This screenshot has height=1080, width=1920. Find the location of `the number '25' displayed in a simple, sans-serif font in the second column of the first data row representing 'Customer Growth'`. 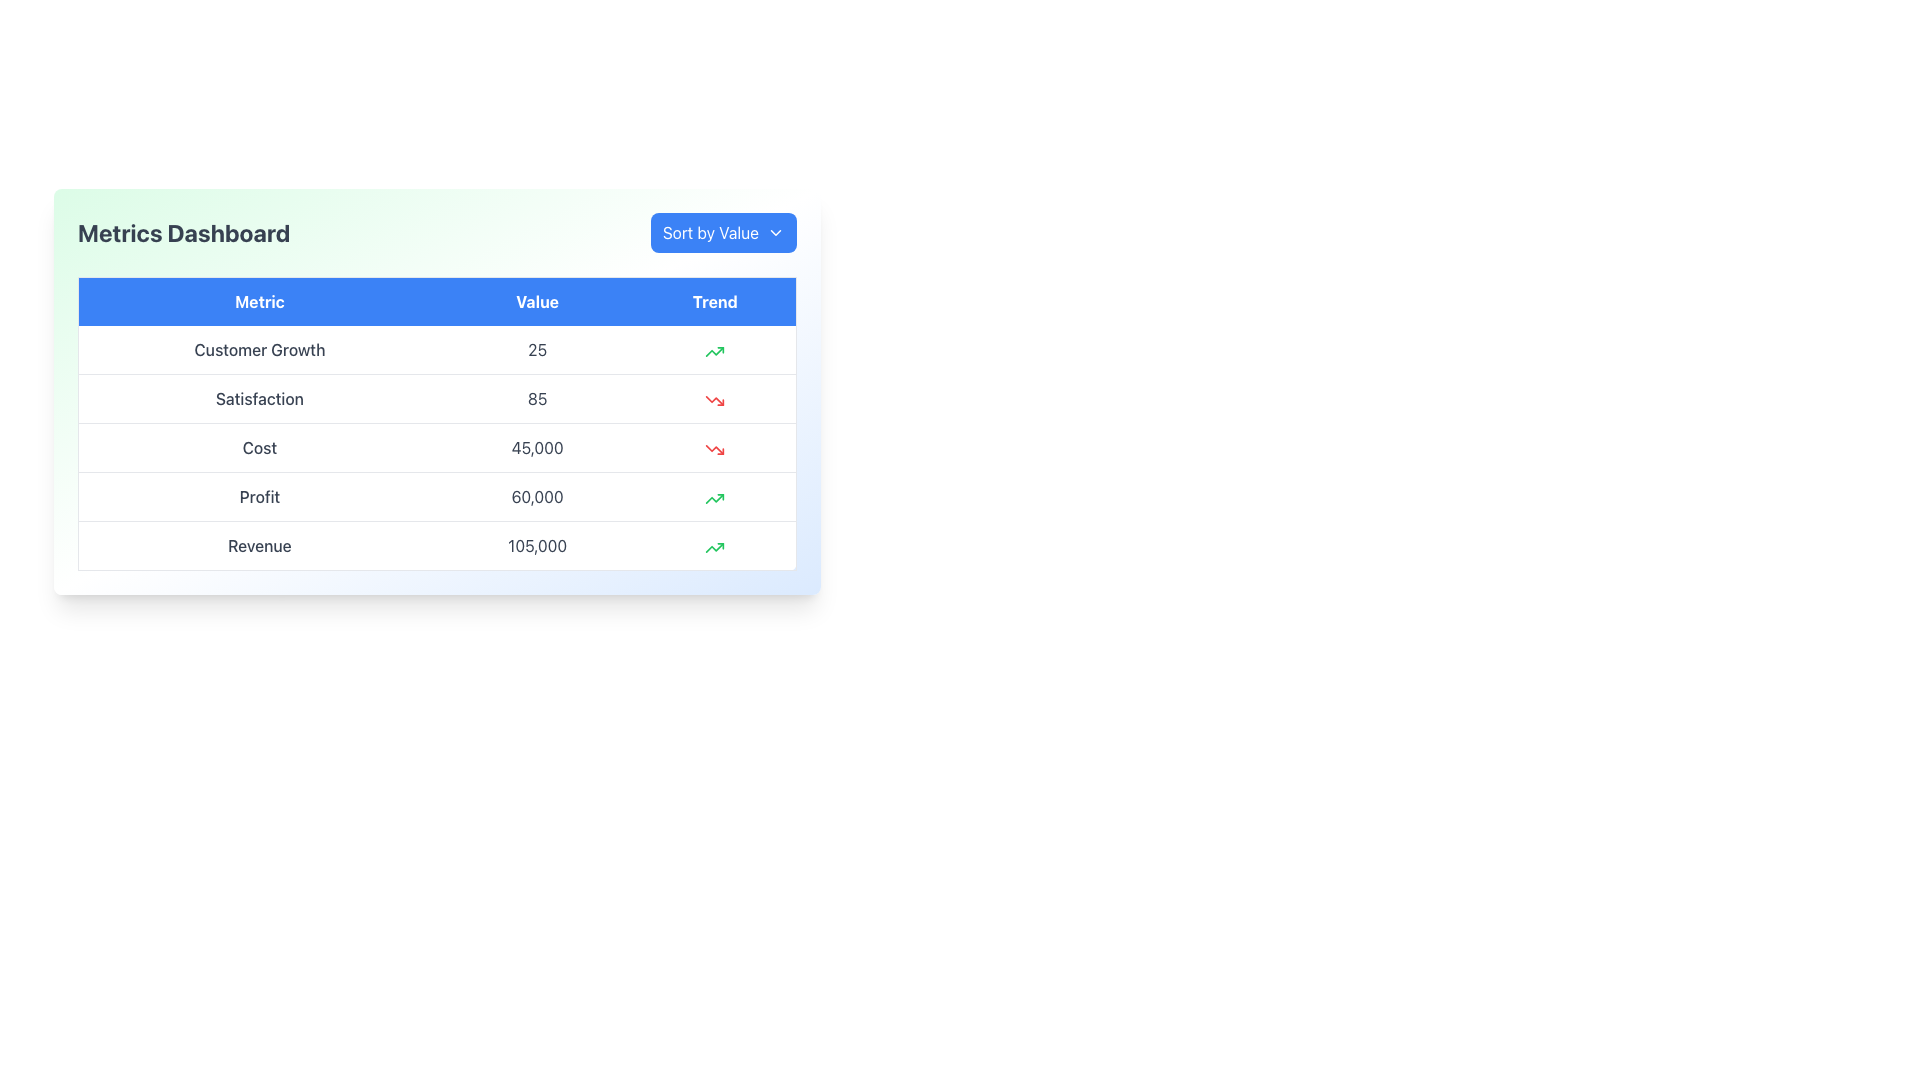

the number '25' displayed in a simple, sans-serif font in the second column of the first data row representing 'Customer Growth' is located at coordinates (537, 349).